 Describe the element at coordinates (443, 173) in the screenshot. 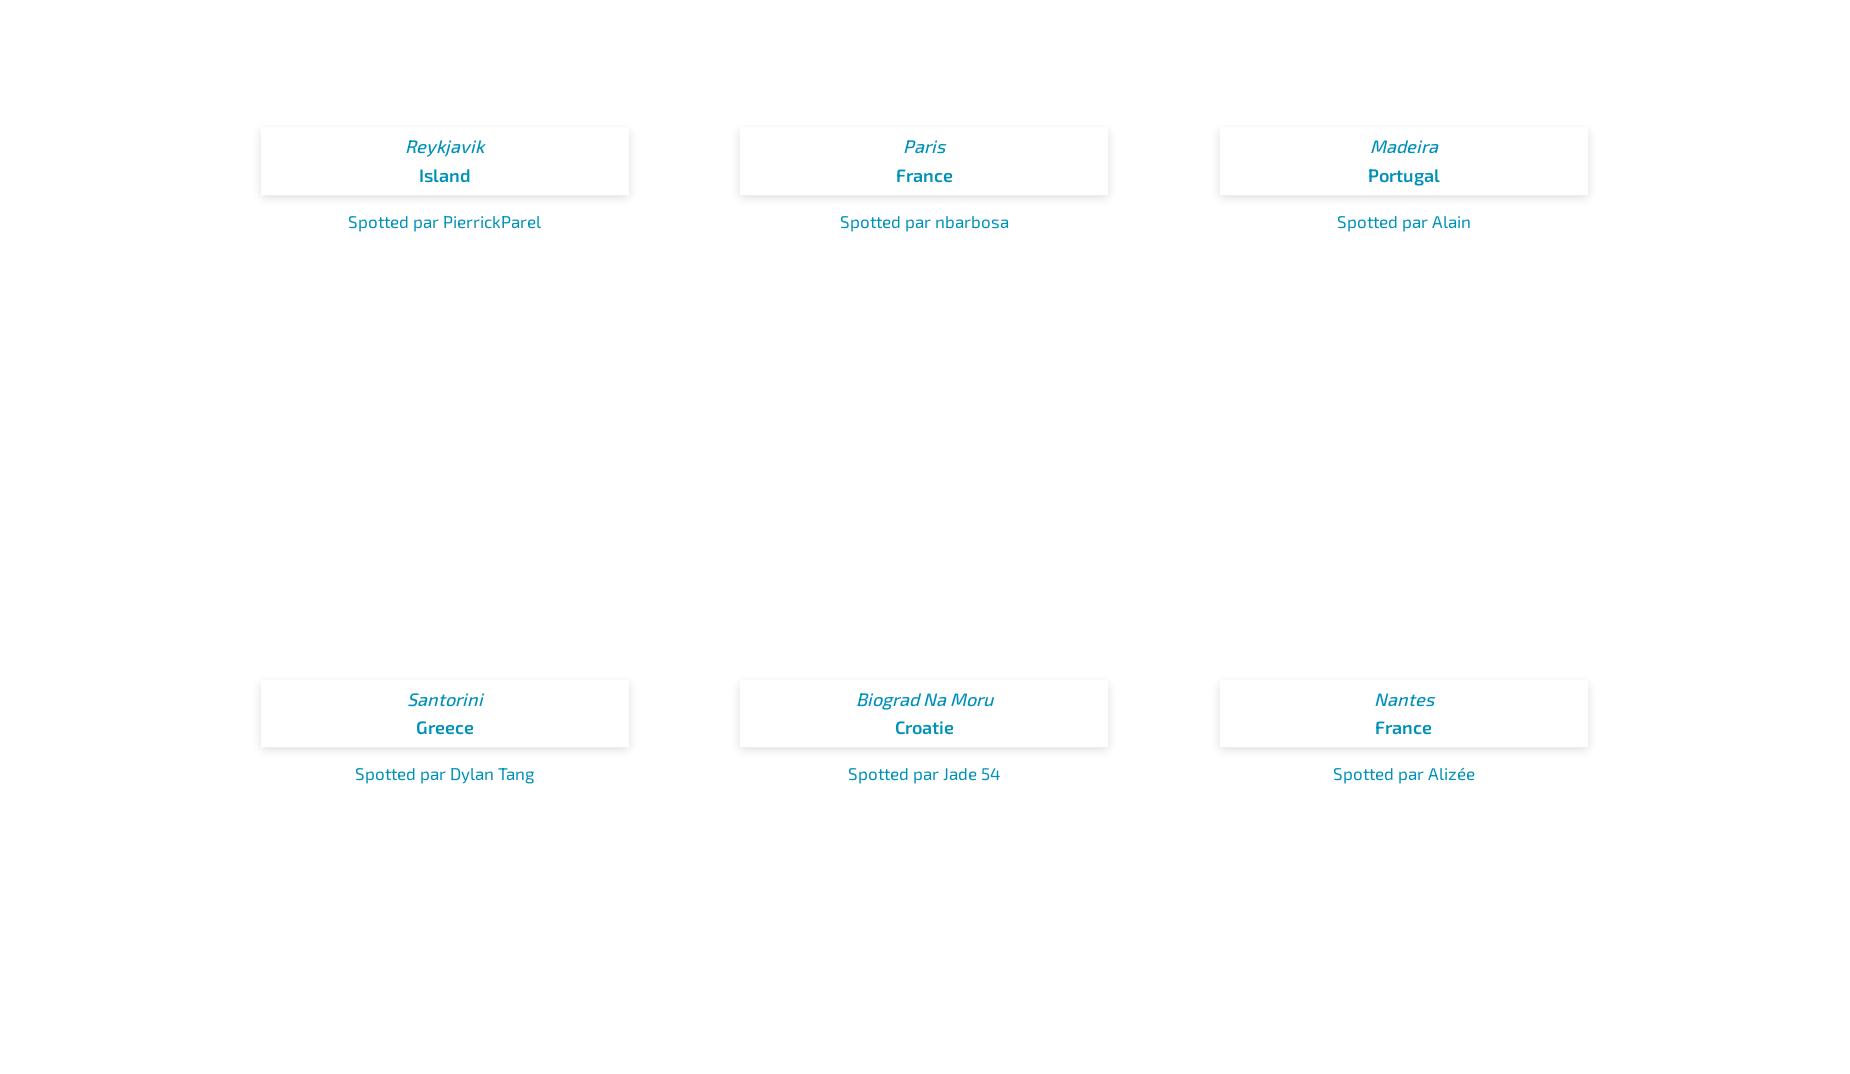

I see `'Island'` at that location.